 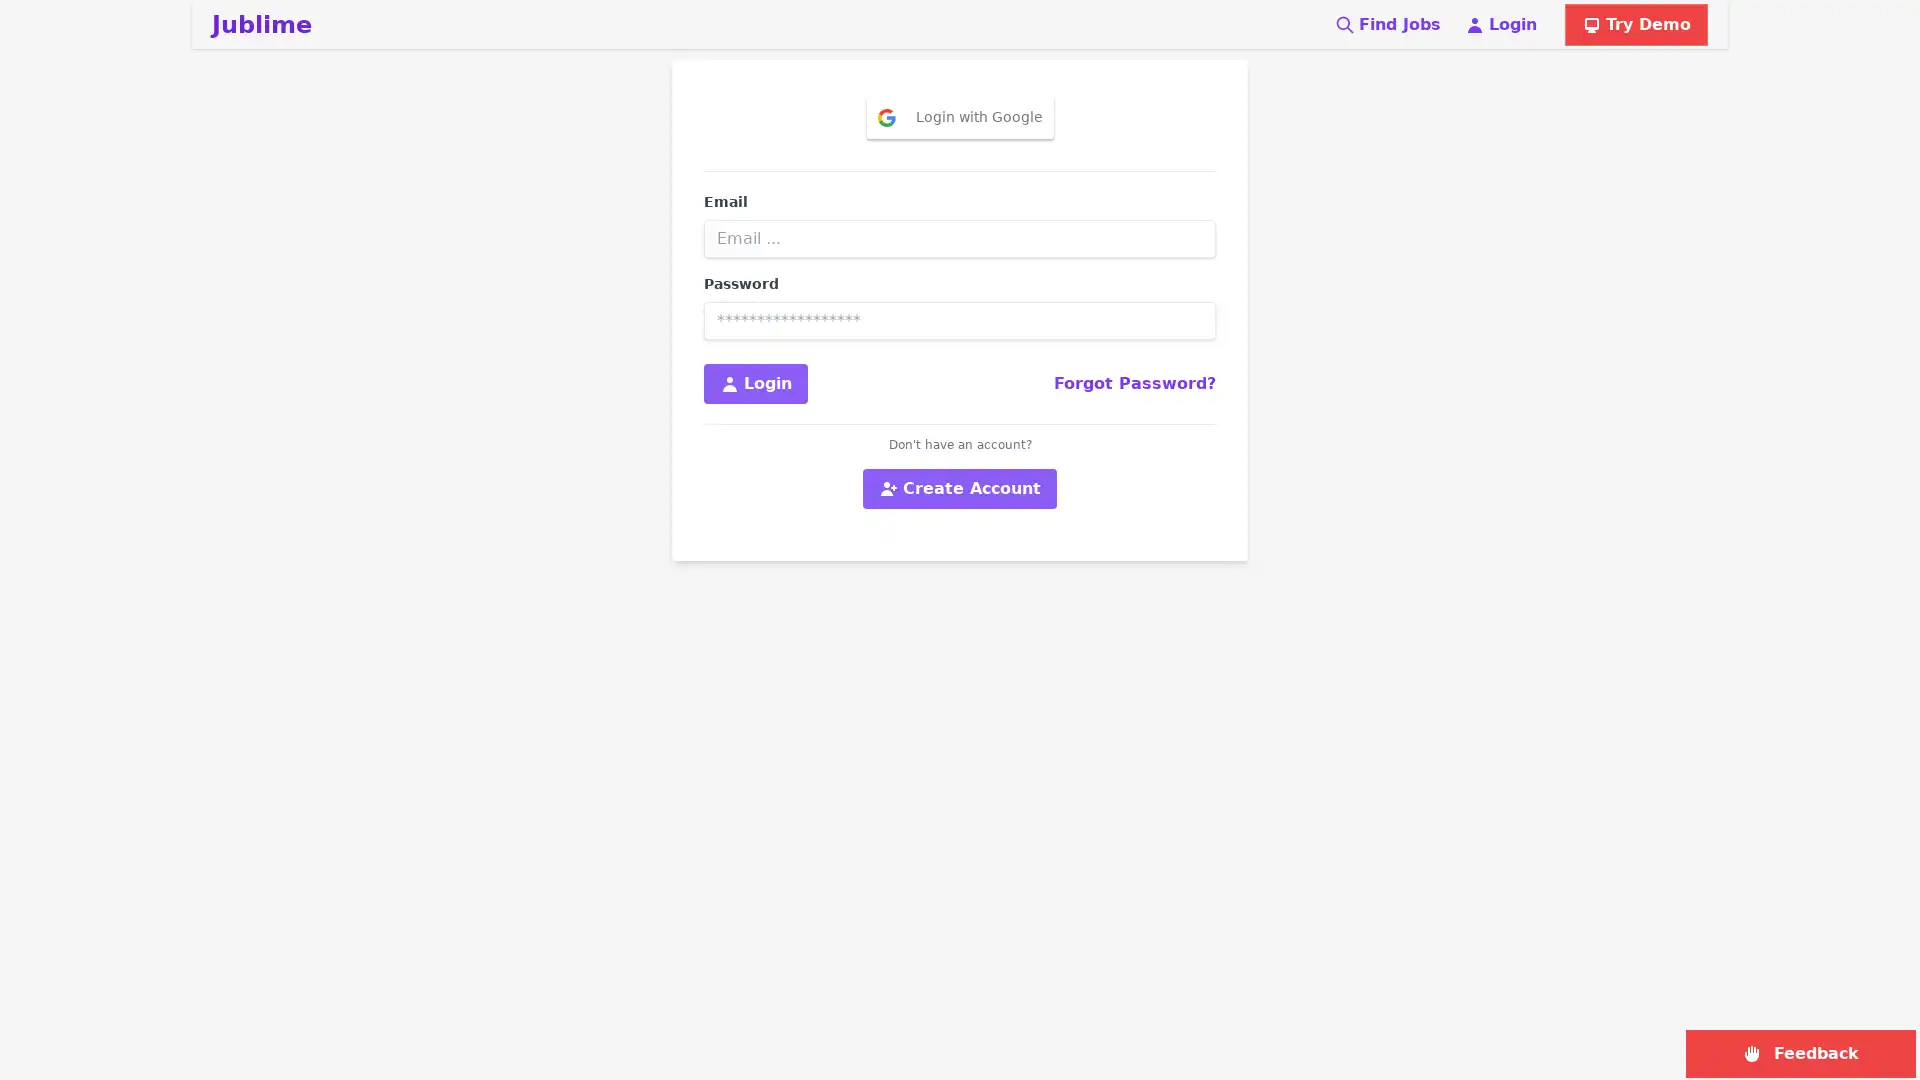 What do you see at coordinates (1501, 24) in the screenshot?
I see `Login` at bounding box center [1501, 24].